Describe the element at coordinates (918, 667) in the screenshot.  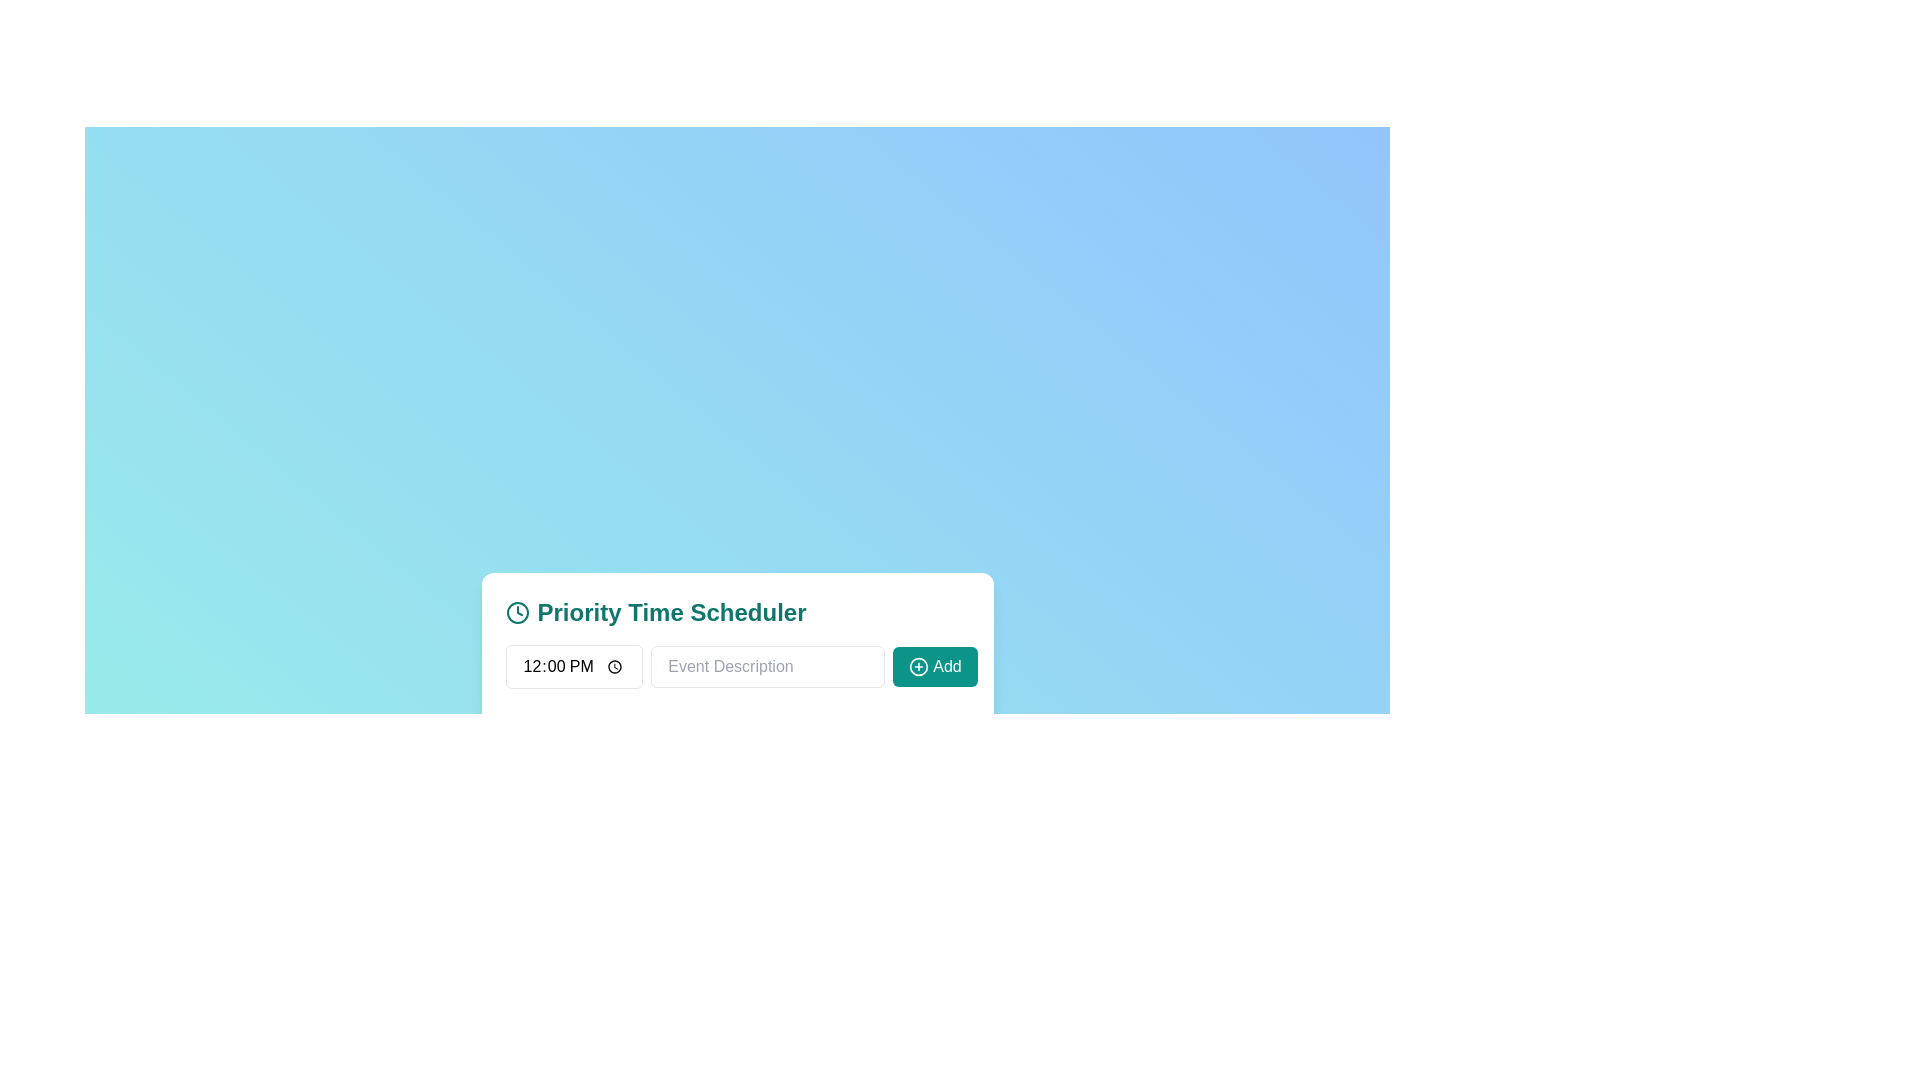
I see `the circular icon on the left side of the 'Add' button located at the bottom-right of the 'Priority Time Scheduler' UI box` at that location.